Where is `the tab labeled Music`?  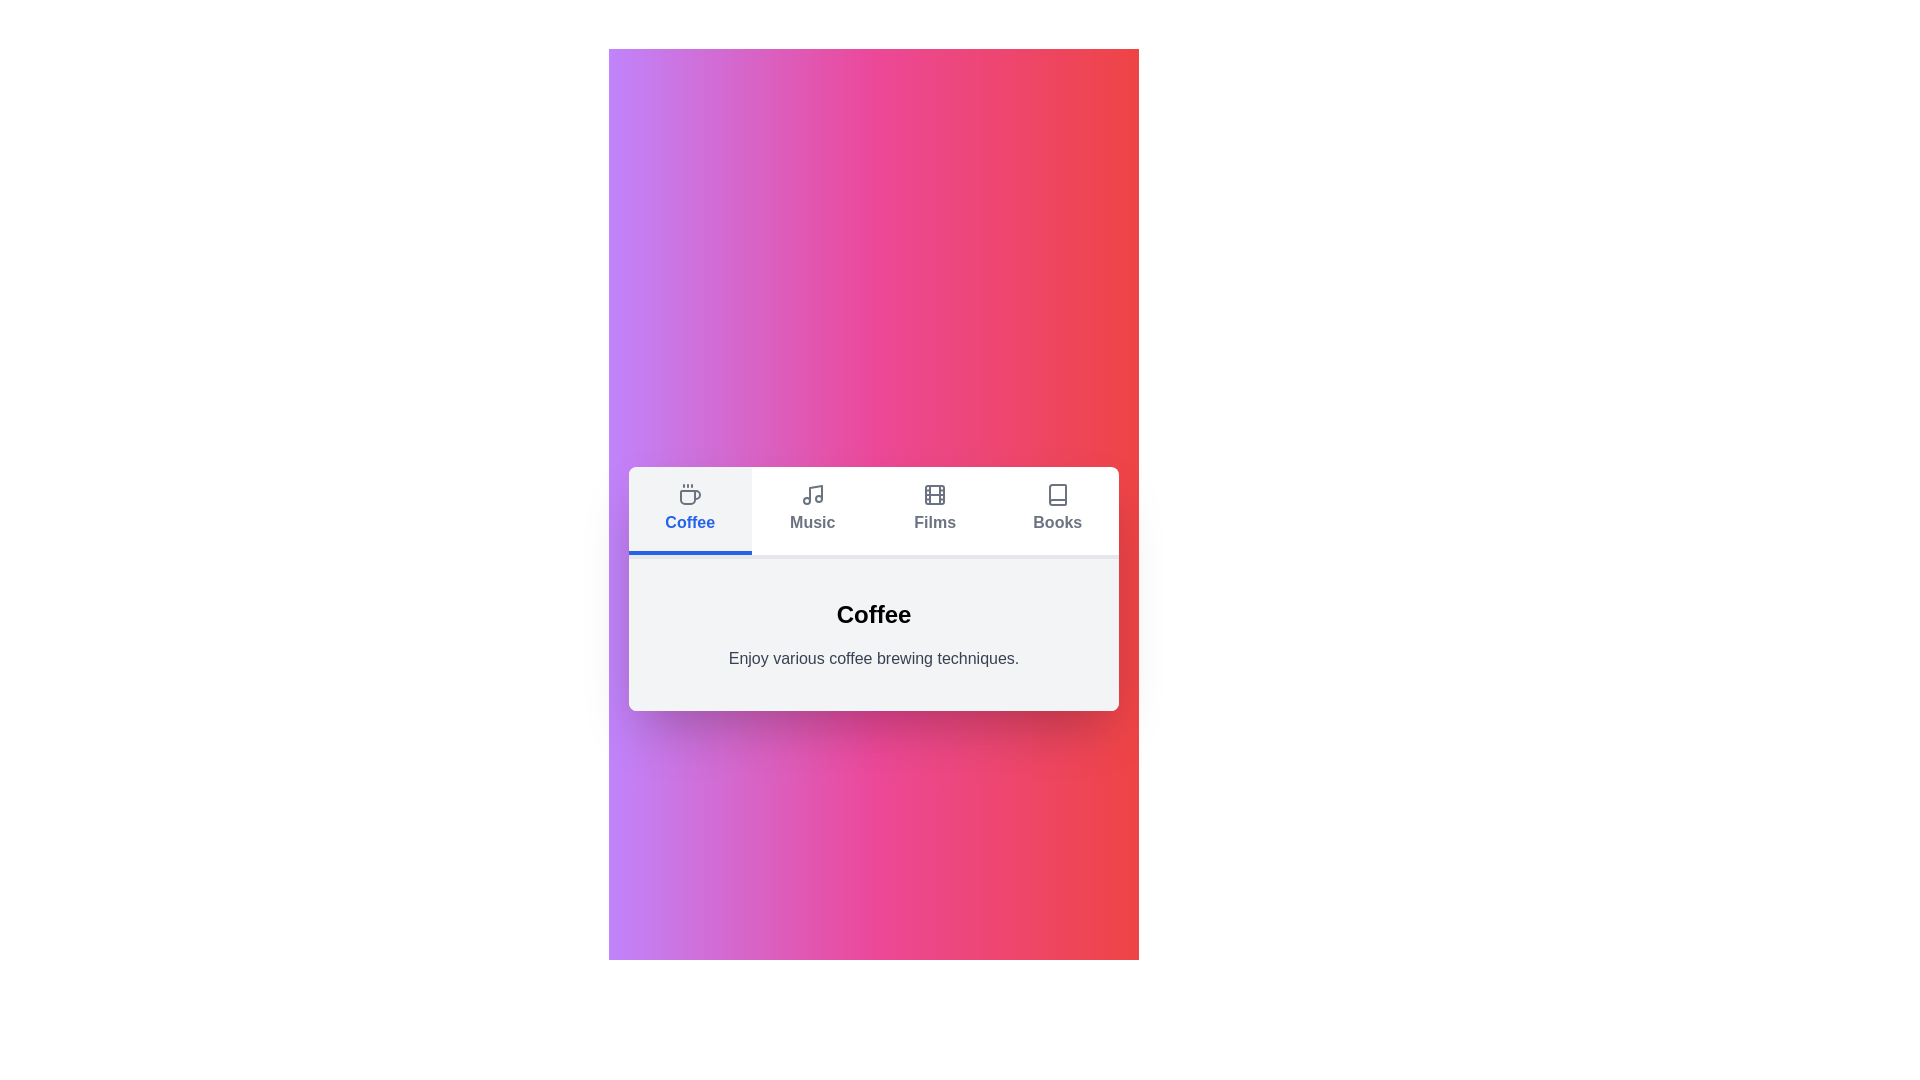
the tab labeled Music is located at coordinates (812, 509).